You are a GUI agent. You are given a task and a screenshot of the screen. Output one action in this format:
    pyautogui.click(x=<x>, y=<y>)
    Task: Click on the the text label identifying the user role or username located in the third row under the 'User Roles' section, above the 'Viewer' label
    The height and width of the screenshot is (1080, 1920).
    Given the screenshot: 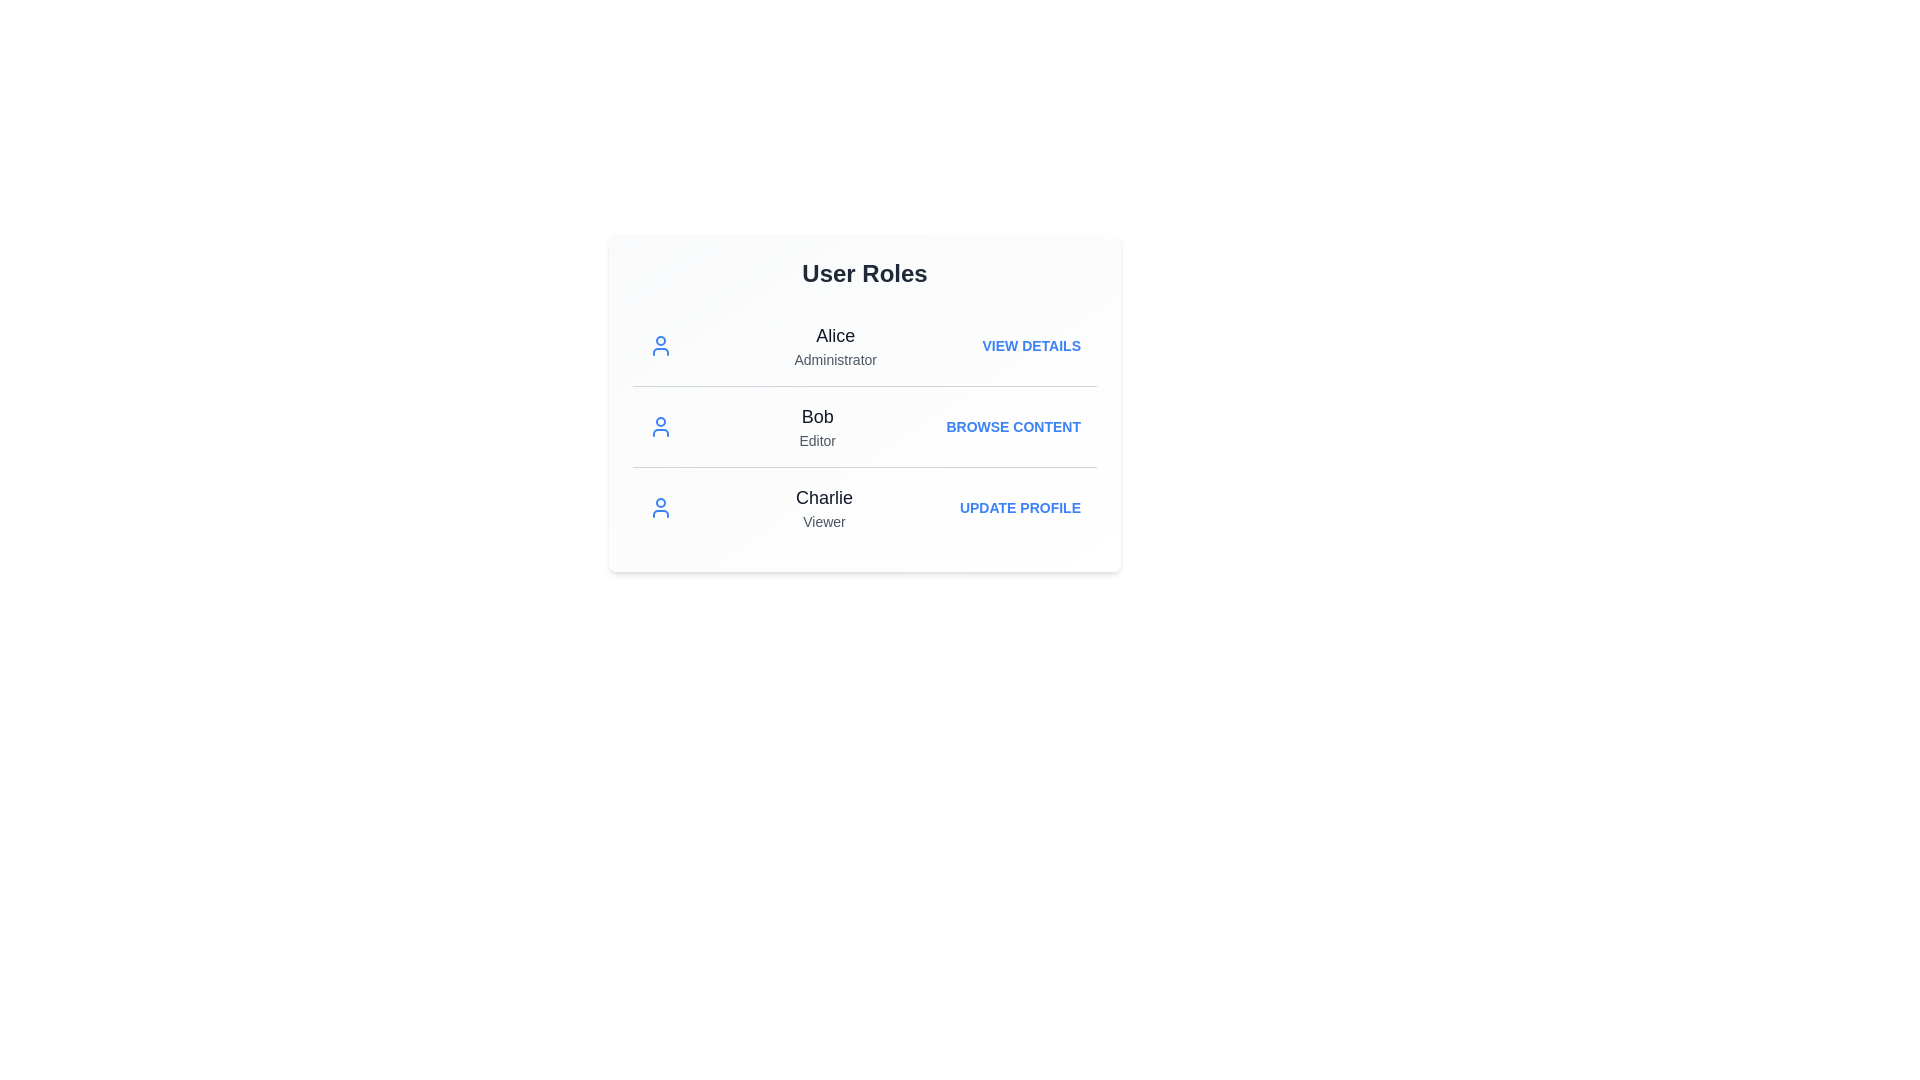 What is the action you would take?
    pyautogui.click(x=824, y=496)
    